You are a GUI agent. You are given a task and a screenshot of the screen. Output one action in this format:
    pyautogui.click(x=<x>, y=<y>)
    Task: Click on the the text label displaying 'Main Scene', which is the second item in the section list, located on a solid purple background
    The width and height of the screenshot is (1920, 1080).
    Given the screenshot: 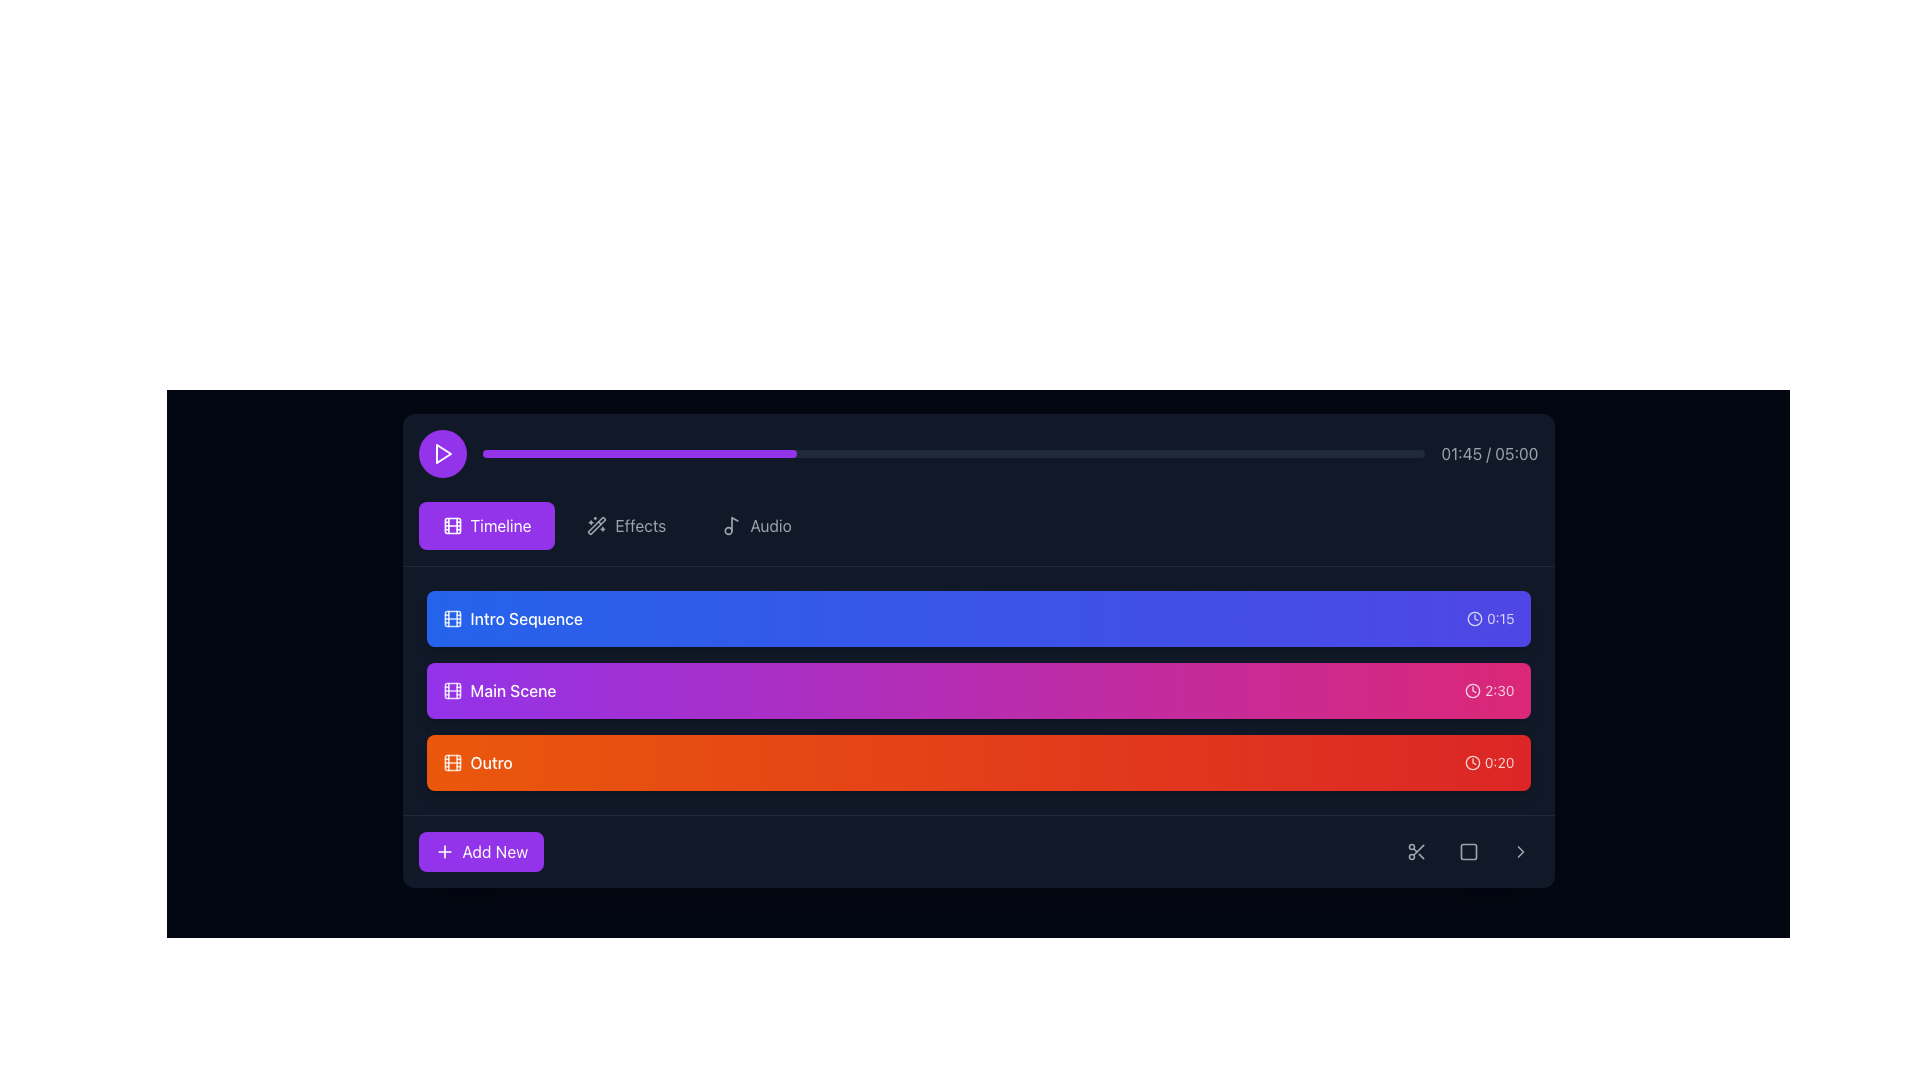 What is the action you would take?
    pyautogui.click(x=513, y=689)
    